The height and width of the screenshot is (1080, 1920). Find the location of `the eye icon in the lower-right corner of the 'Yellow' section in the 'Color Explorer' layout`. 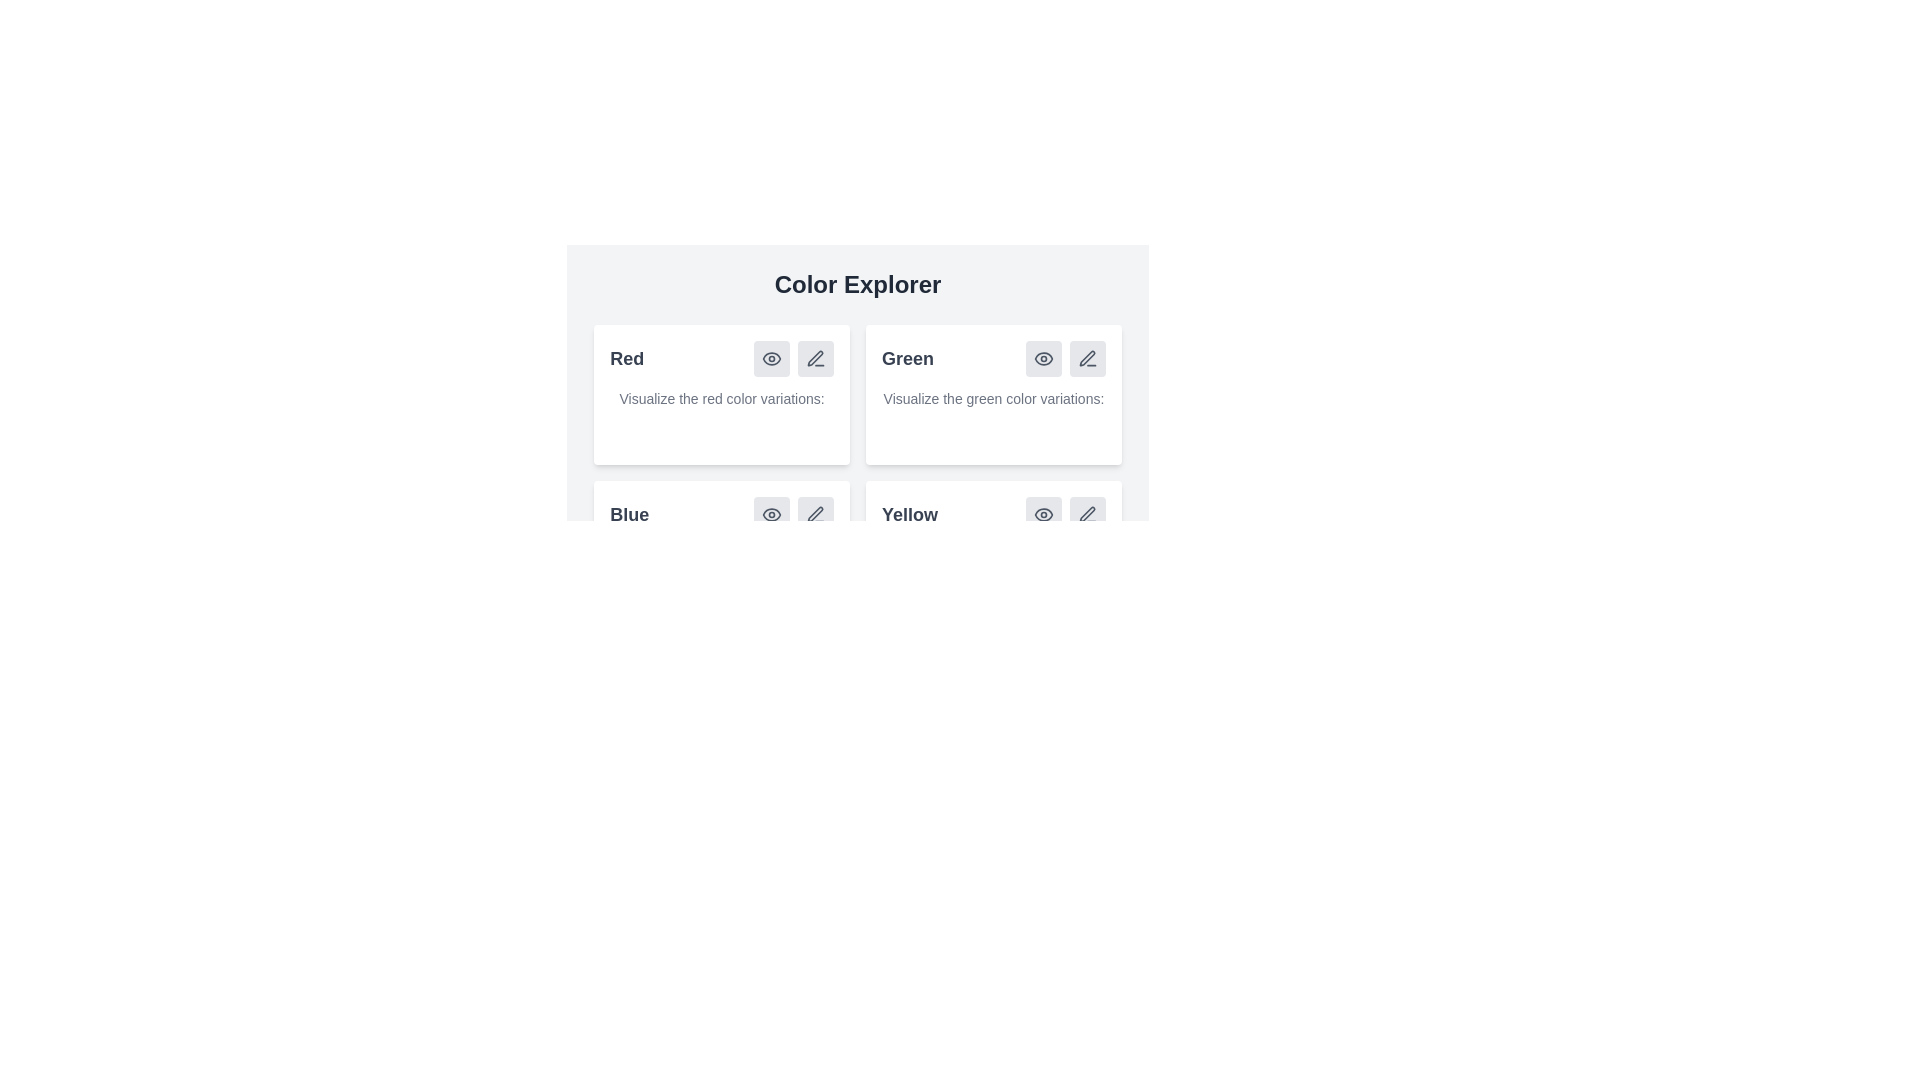

the eye icon in the lower-right corner of the 'Yellow' section in the 'Color Explorer' layout is located at coordinates (1042, 514).